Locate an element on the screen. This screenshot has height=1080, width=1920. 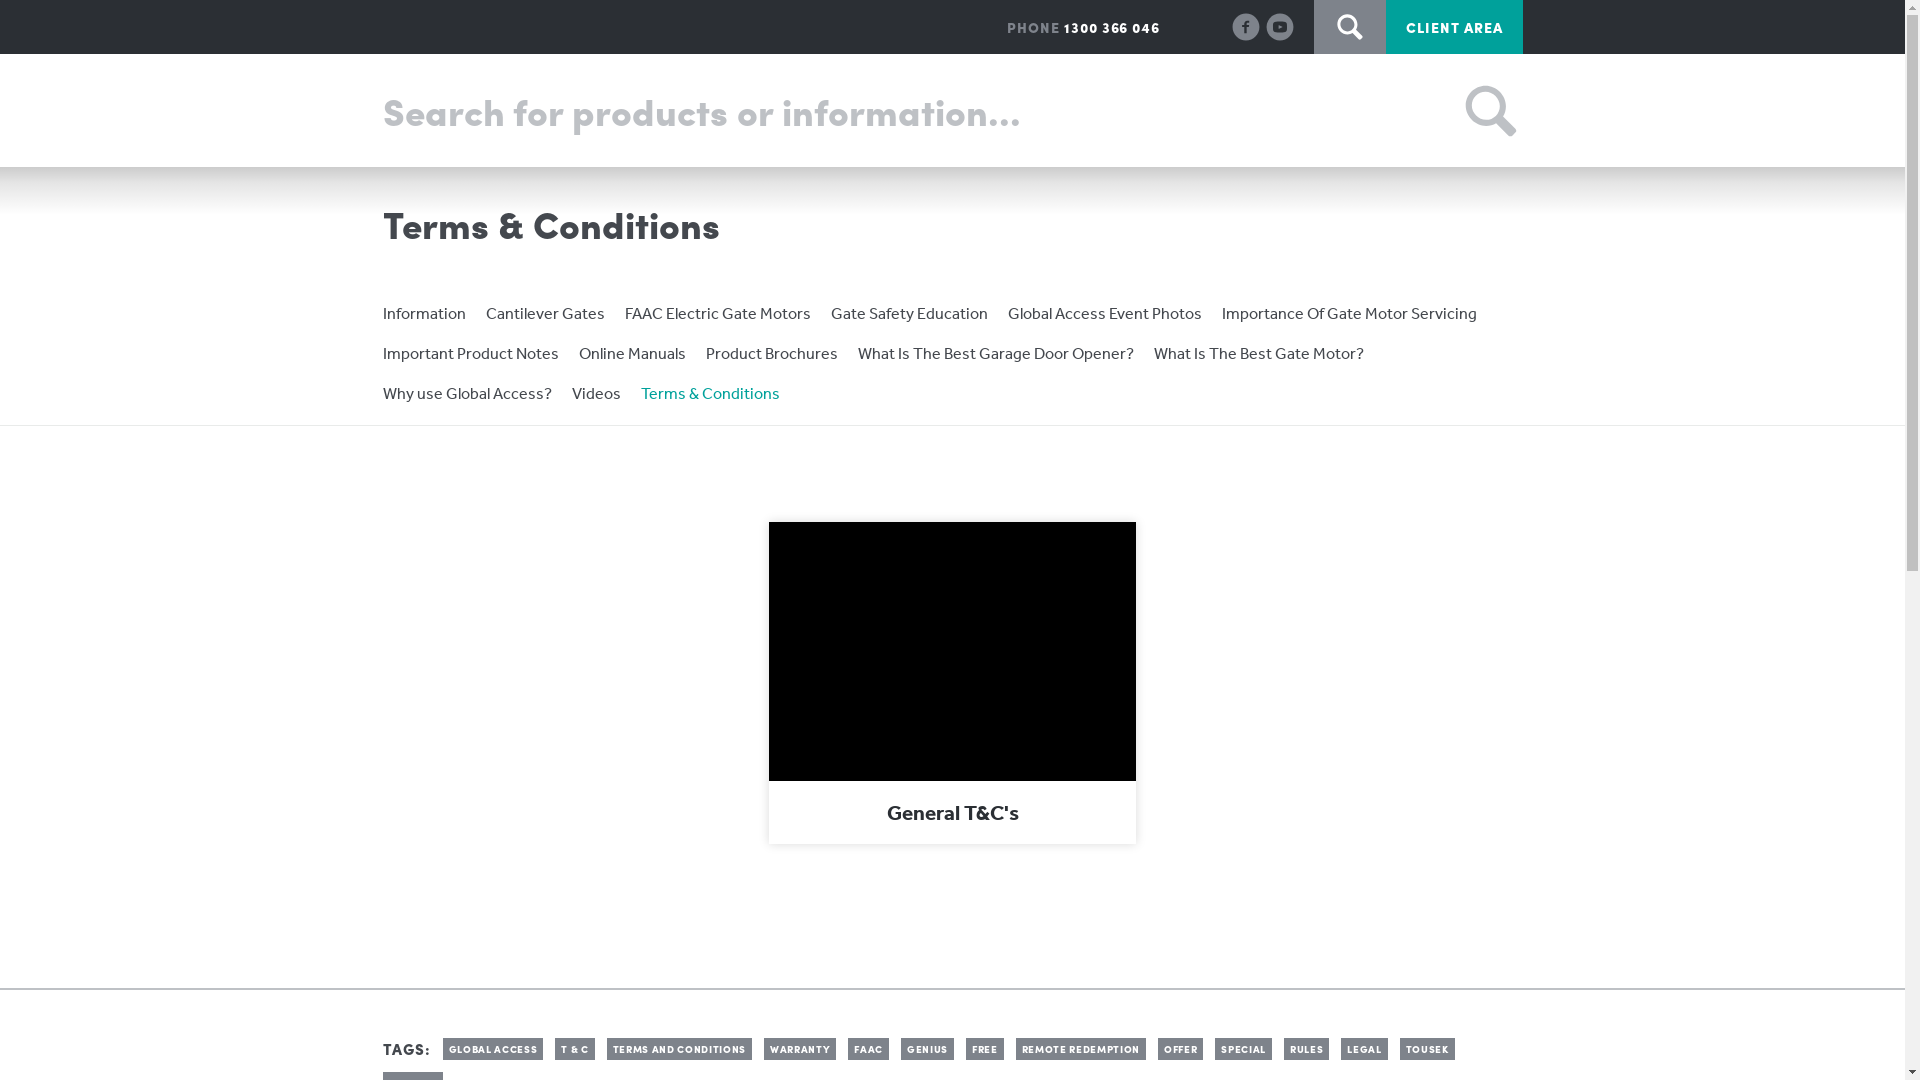
'Product Brochures' is located at coordinates (771, 352).